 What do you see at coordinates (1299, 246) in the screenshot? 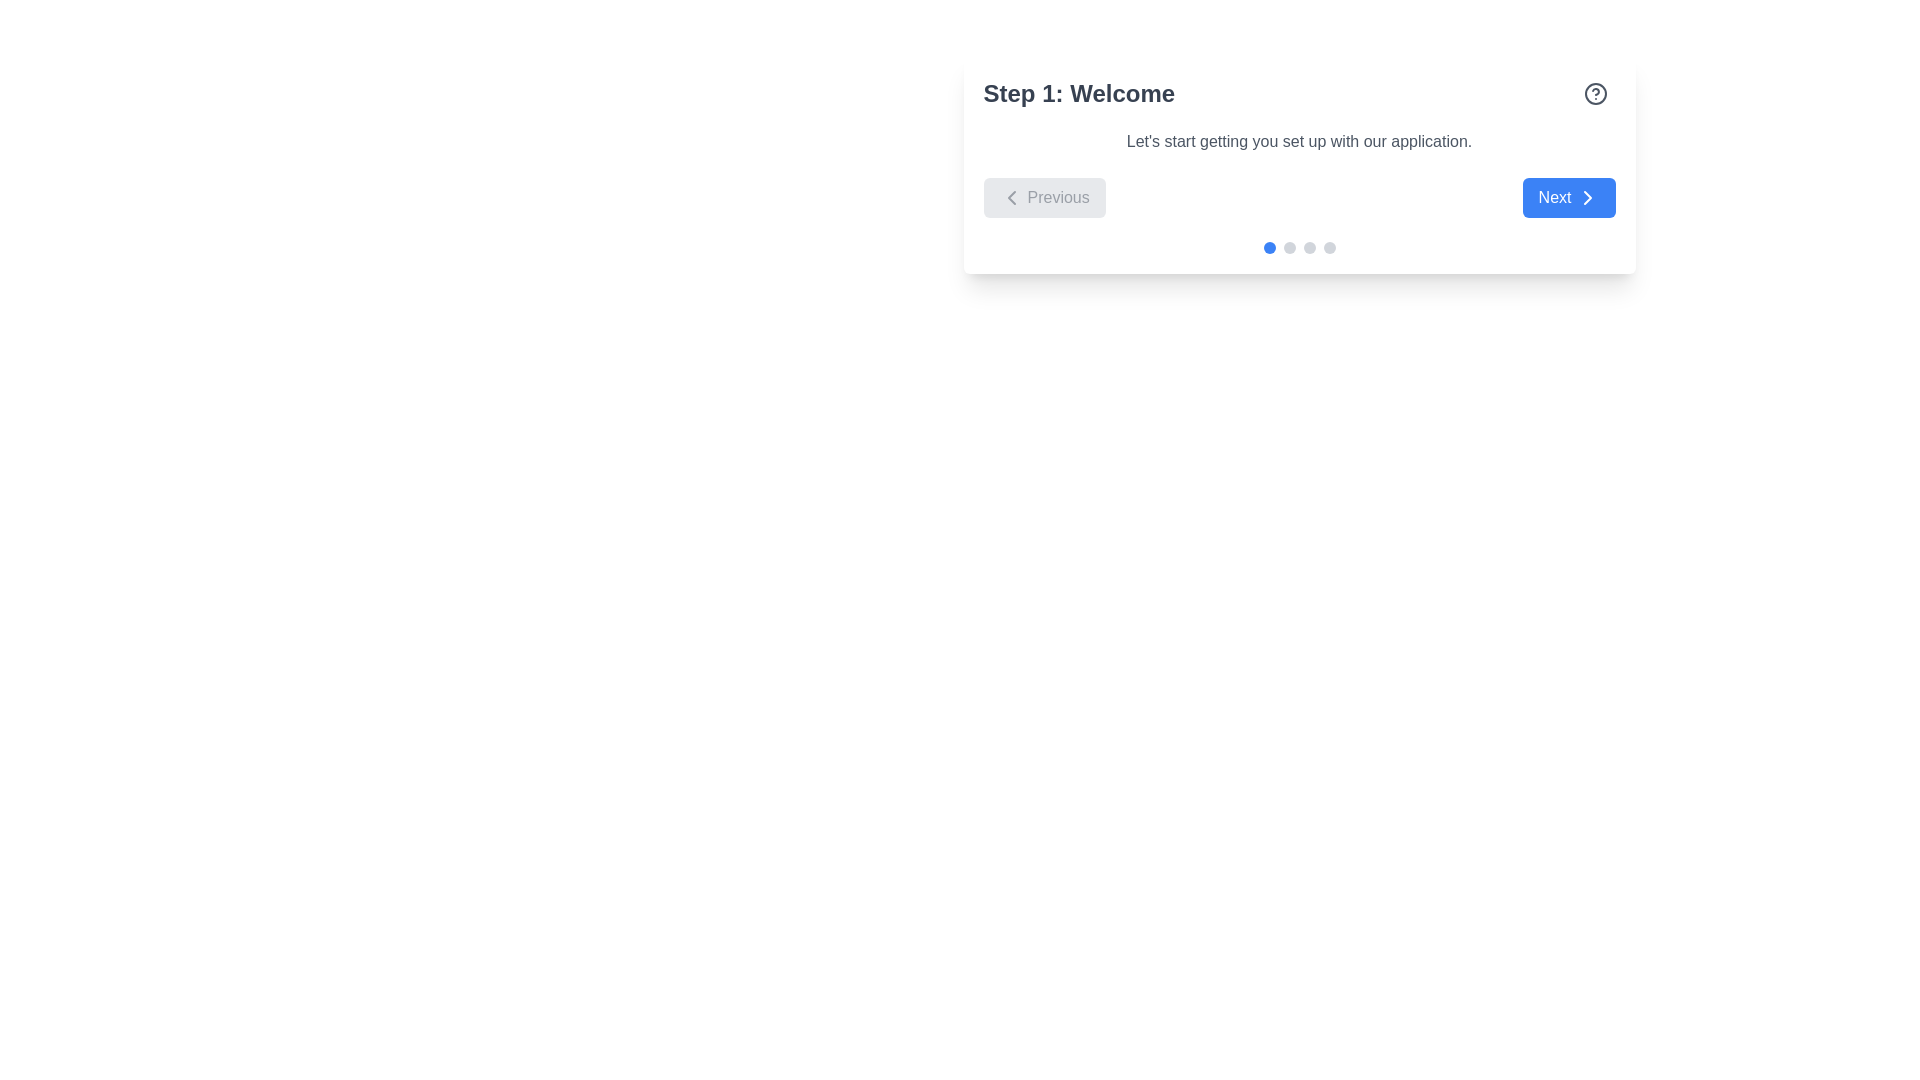
I see `the progress indicator, which consists of a blue circle for the current step and gray circles for upcoming steps, located centrally below the description text and navigation buttons labeled 'Previous' and 'Next'` at bounding box center [1299, 246].